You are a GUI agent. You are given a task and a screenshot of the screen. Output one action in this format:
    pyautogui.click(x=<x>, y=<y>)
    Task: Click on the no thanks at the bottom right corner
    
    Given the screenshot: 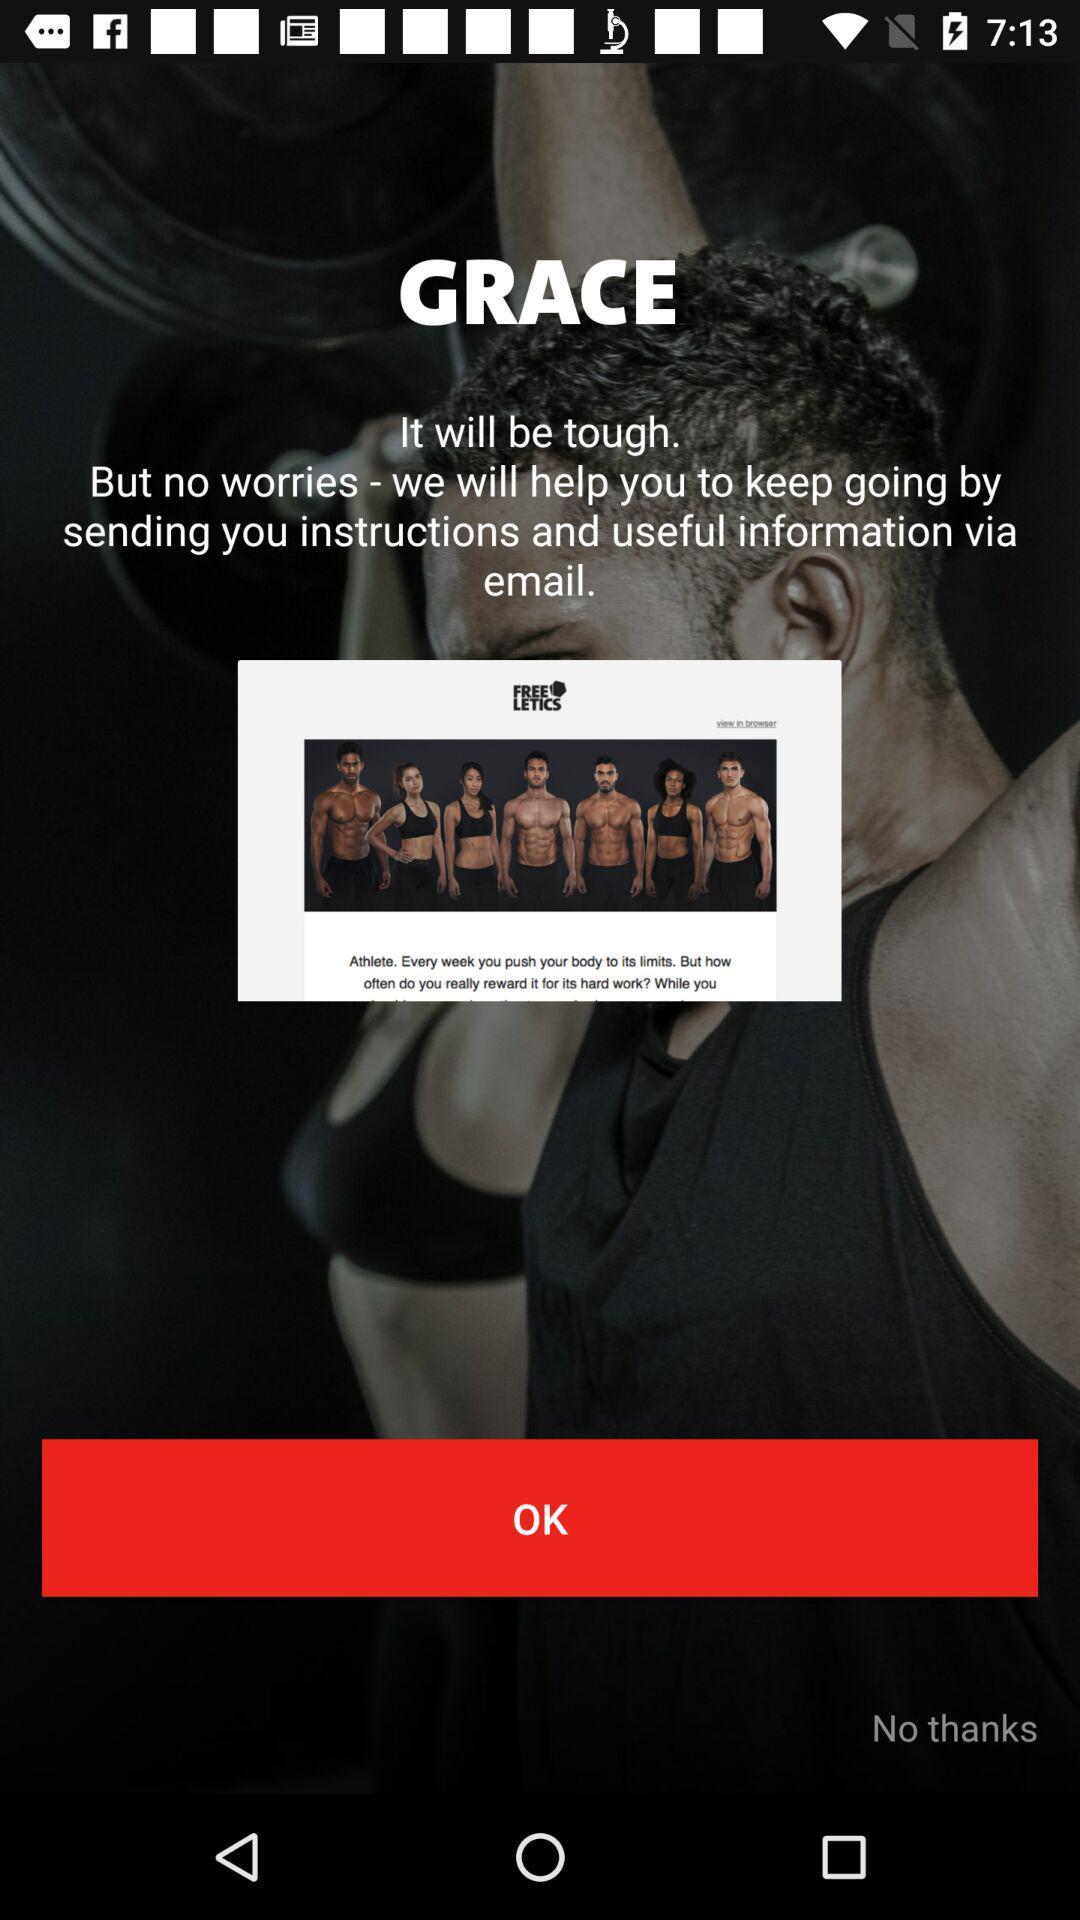 What is the action you would take?
    pyautogui.click(x=953, y=1726)
    